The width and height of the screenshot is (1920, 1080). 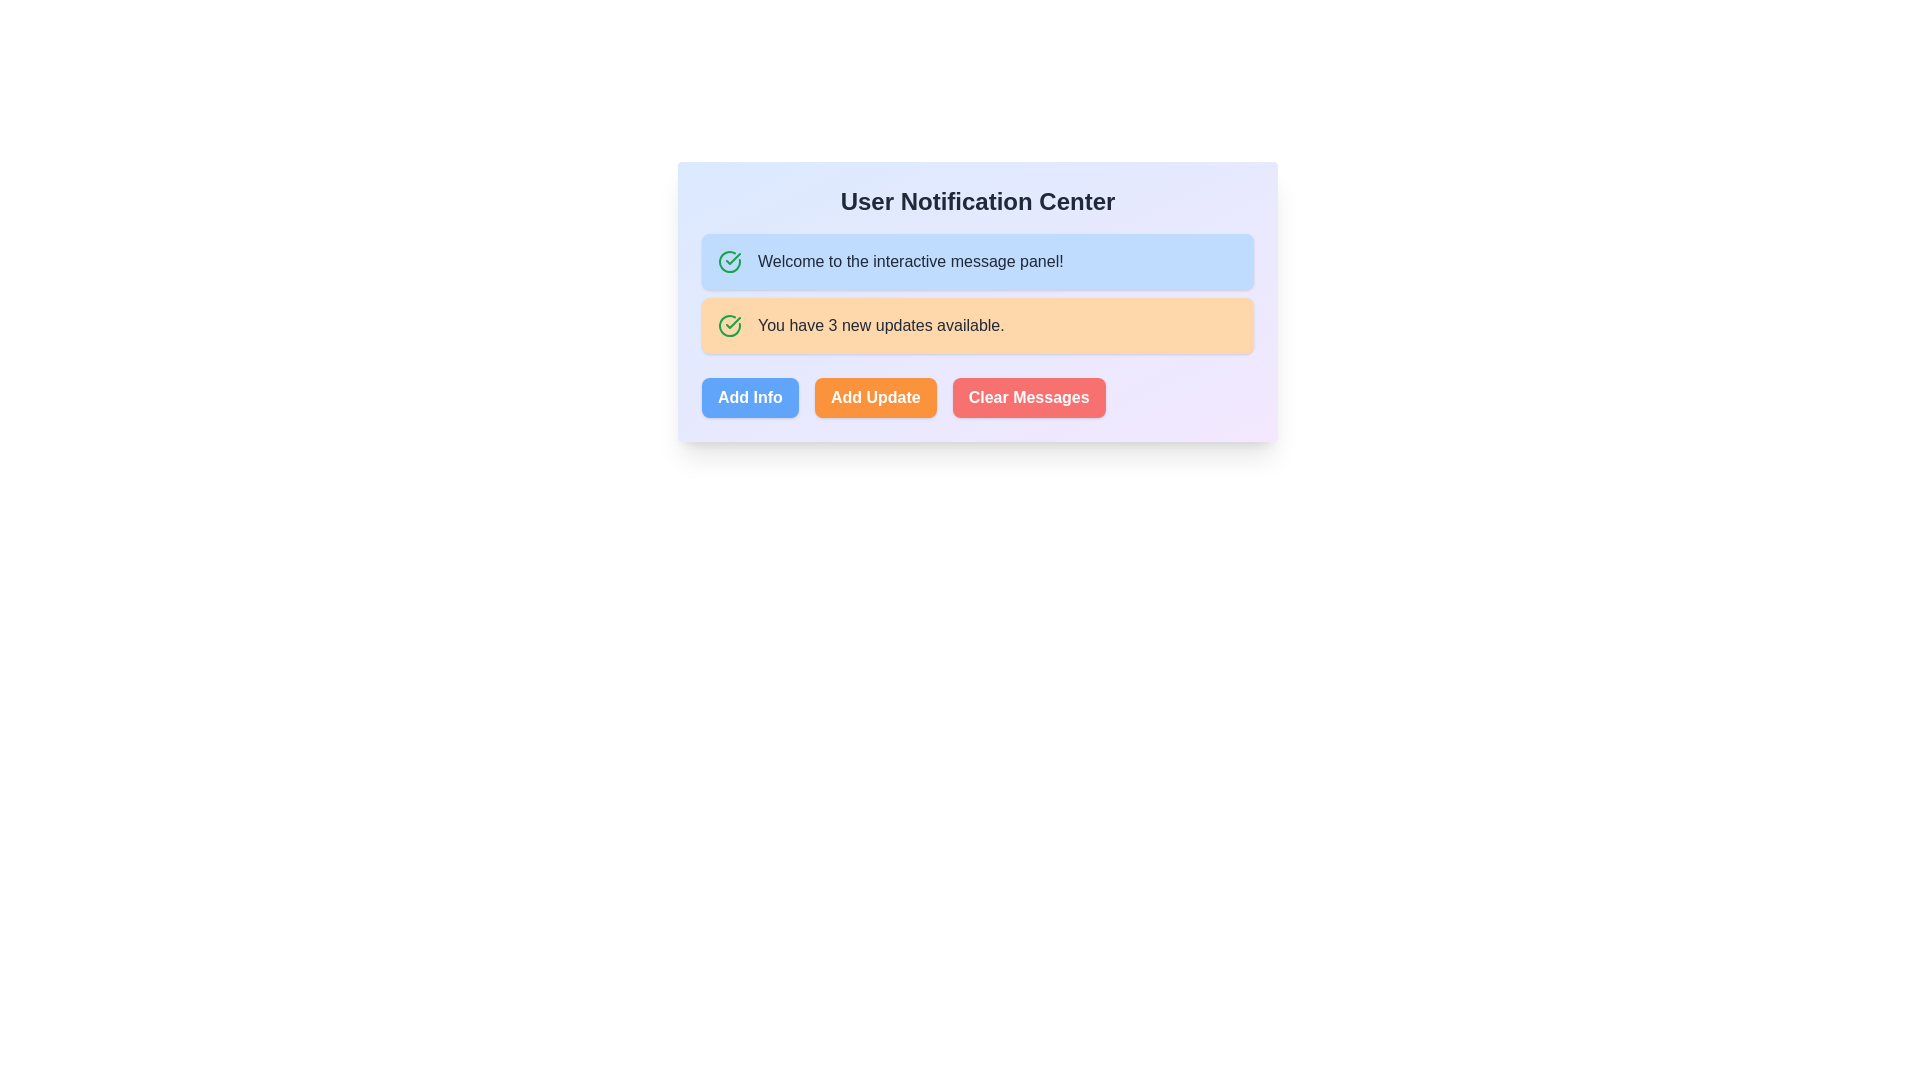 What do you see at coordinates (978, 261) in the screenshot?
I see `the informational panel that displays a welcoming note to the user, located below the 'User Notification Center' header` at bounding box center [978, 261].